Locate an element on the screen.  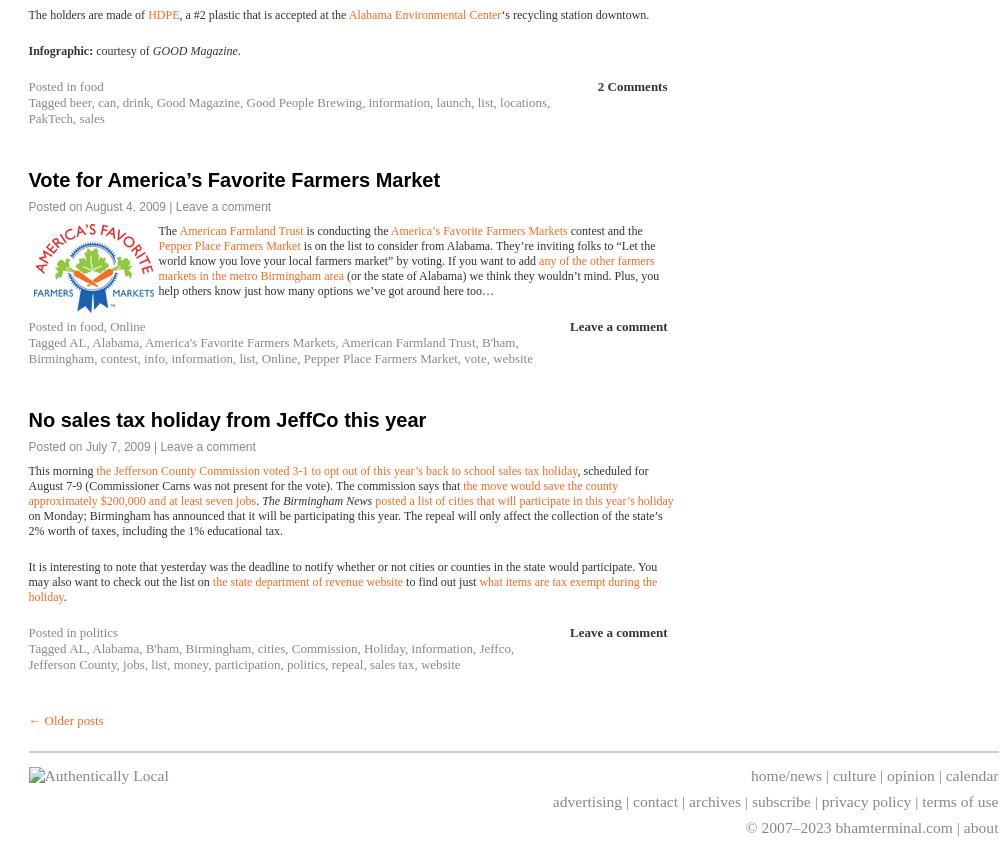
'subscribe' is located at coordinates (751, 801).